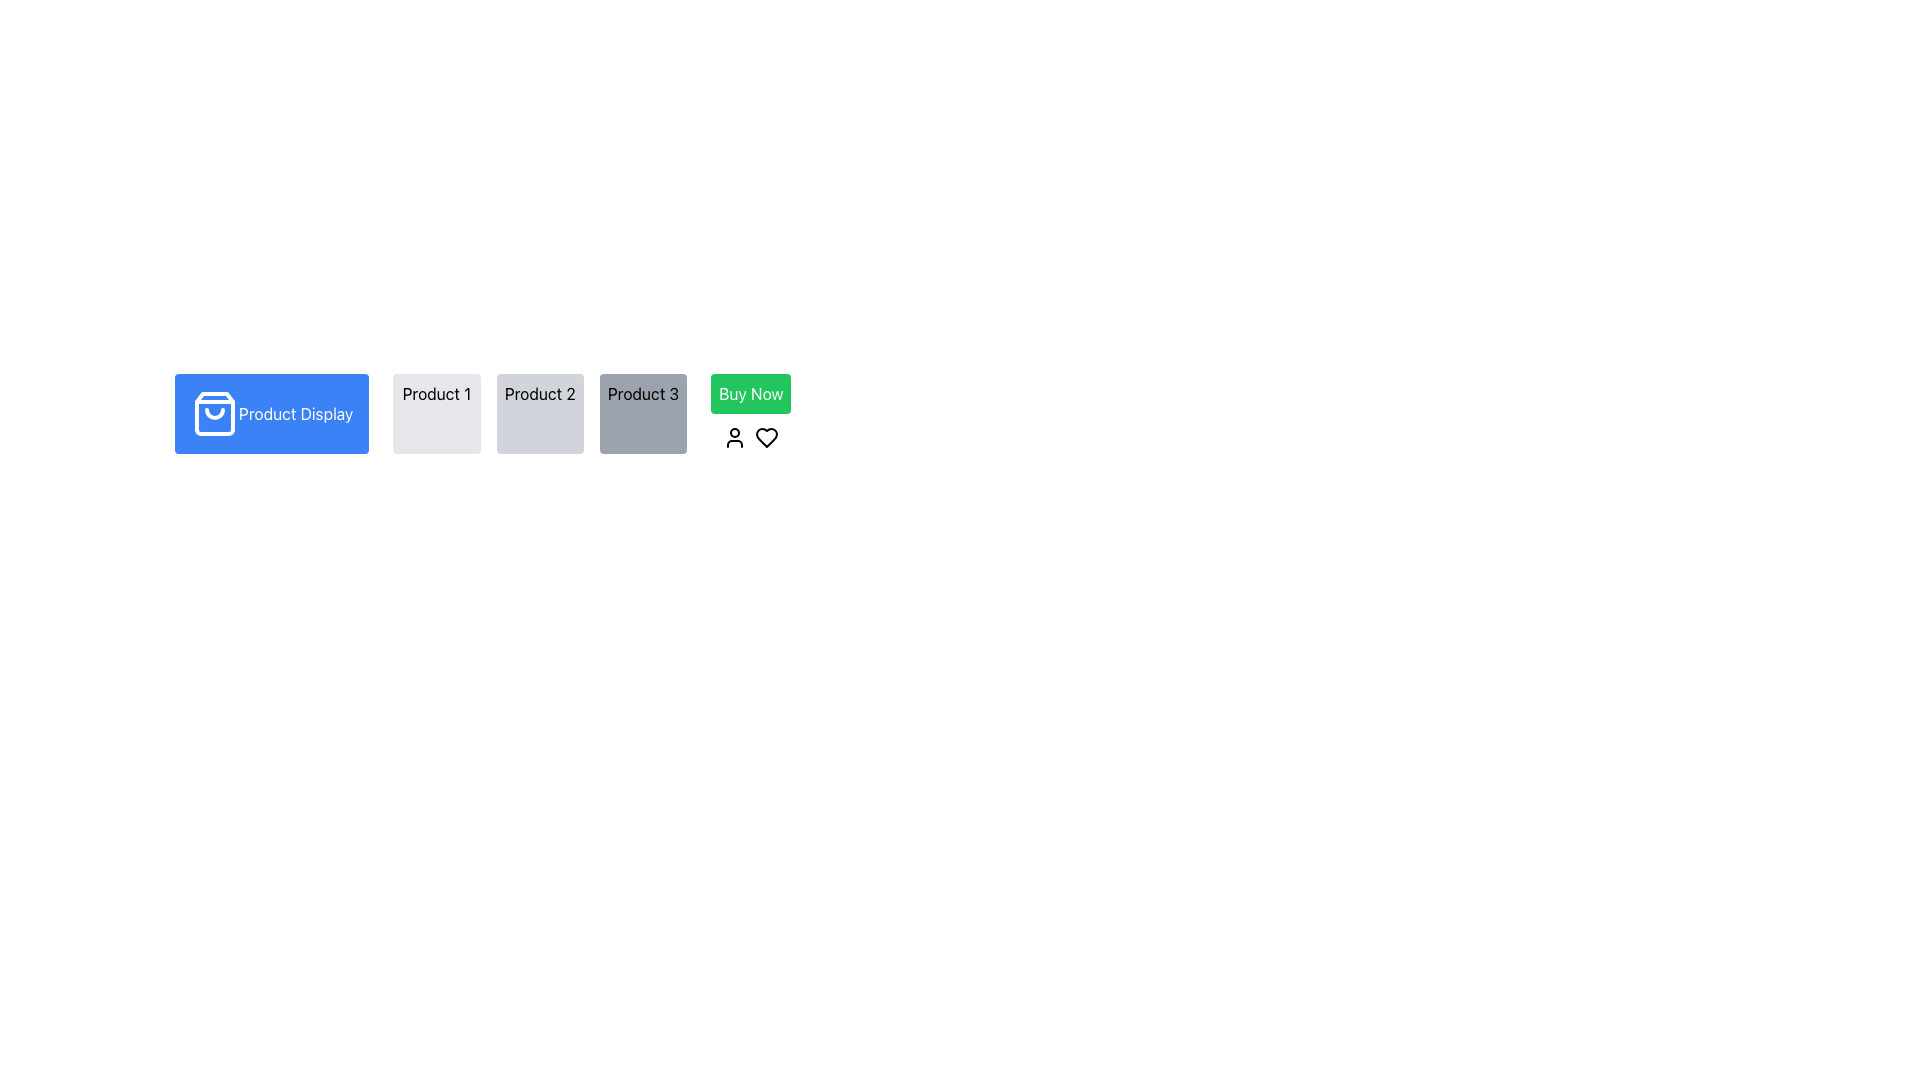 The image size is (1920, 1080). I want to click on the 'Buy Now' button, which is a rectangular element with a green background and white text located in the bottom row of the layout, so click(750, 412).